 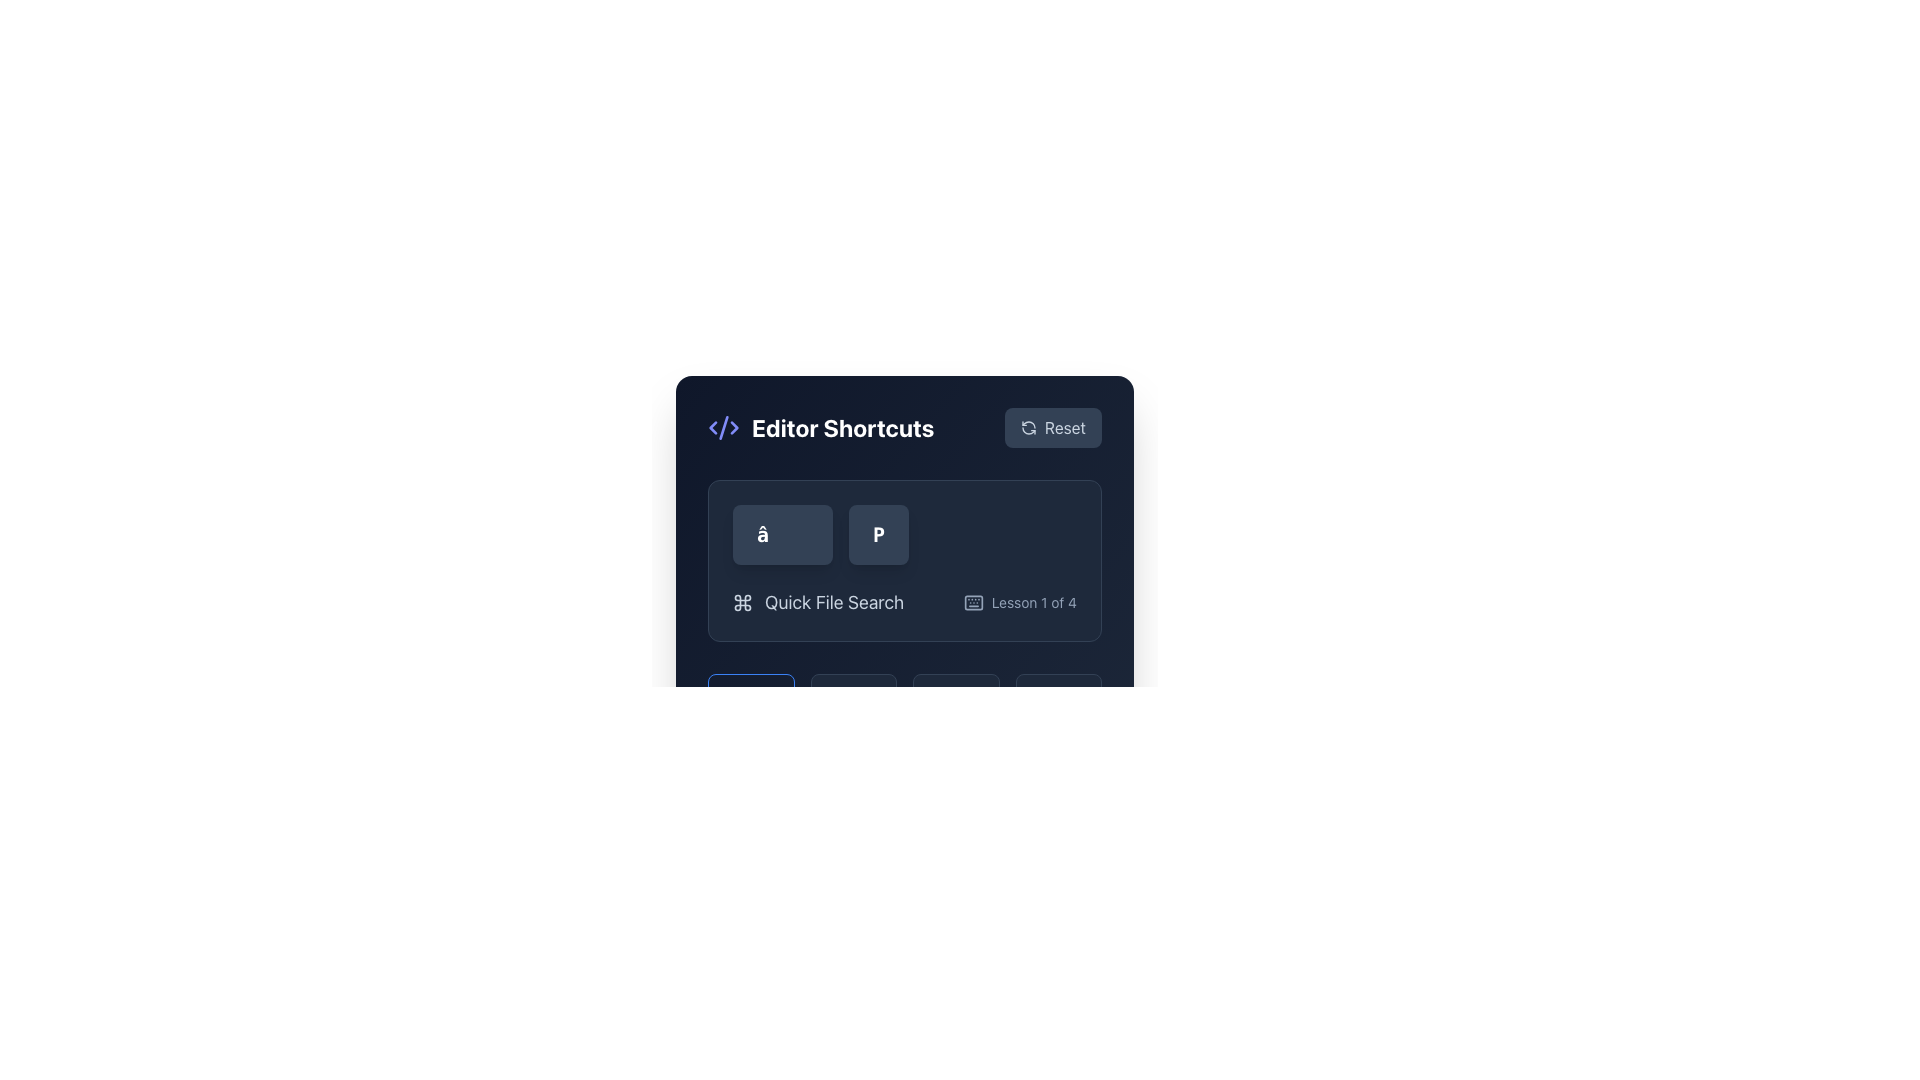 What do you see at coordinates (973, 601) in the screenshot?
I see `the keyboard icon representing the concept of a keyboard, located to the left of the text 'Lesson 1 of 4', for visual context` at bounding box center [973, 601].